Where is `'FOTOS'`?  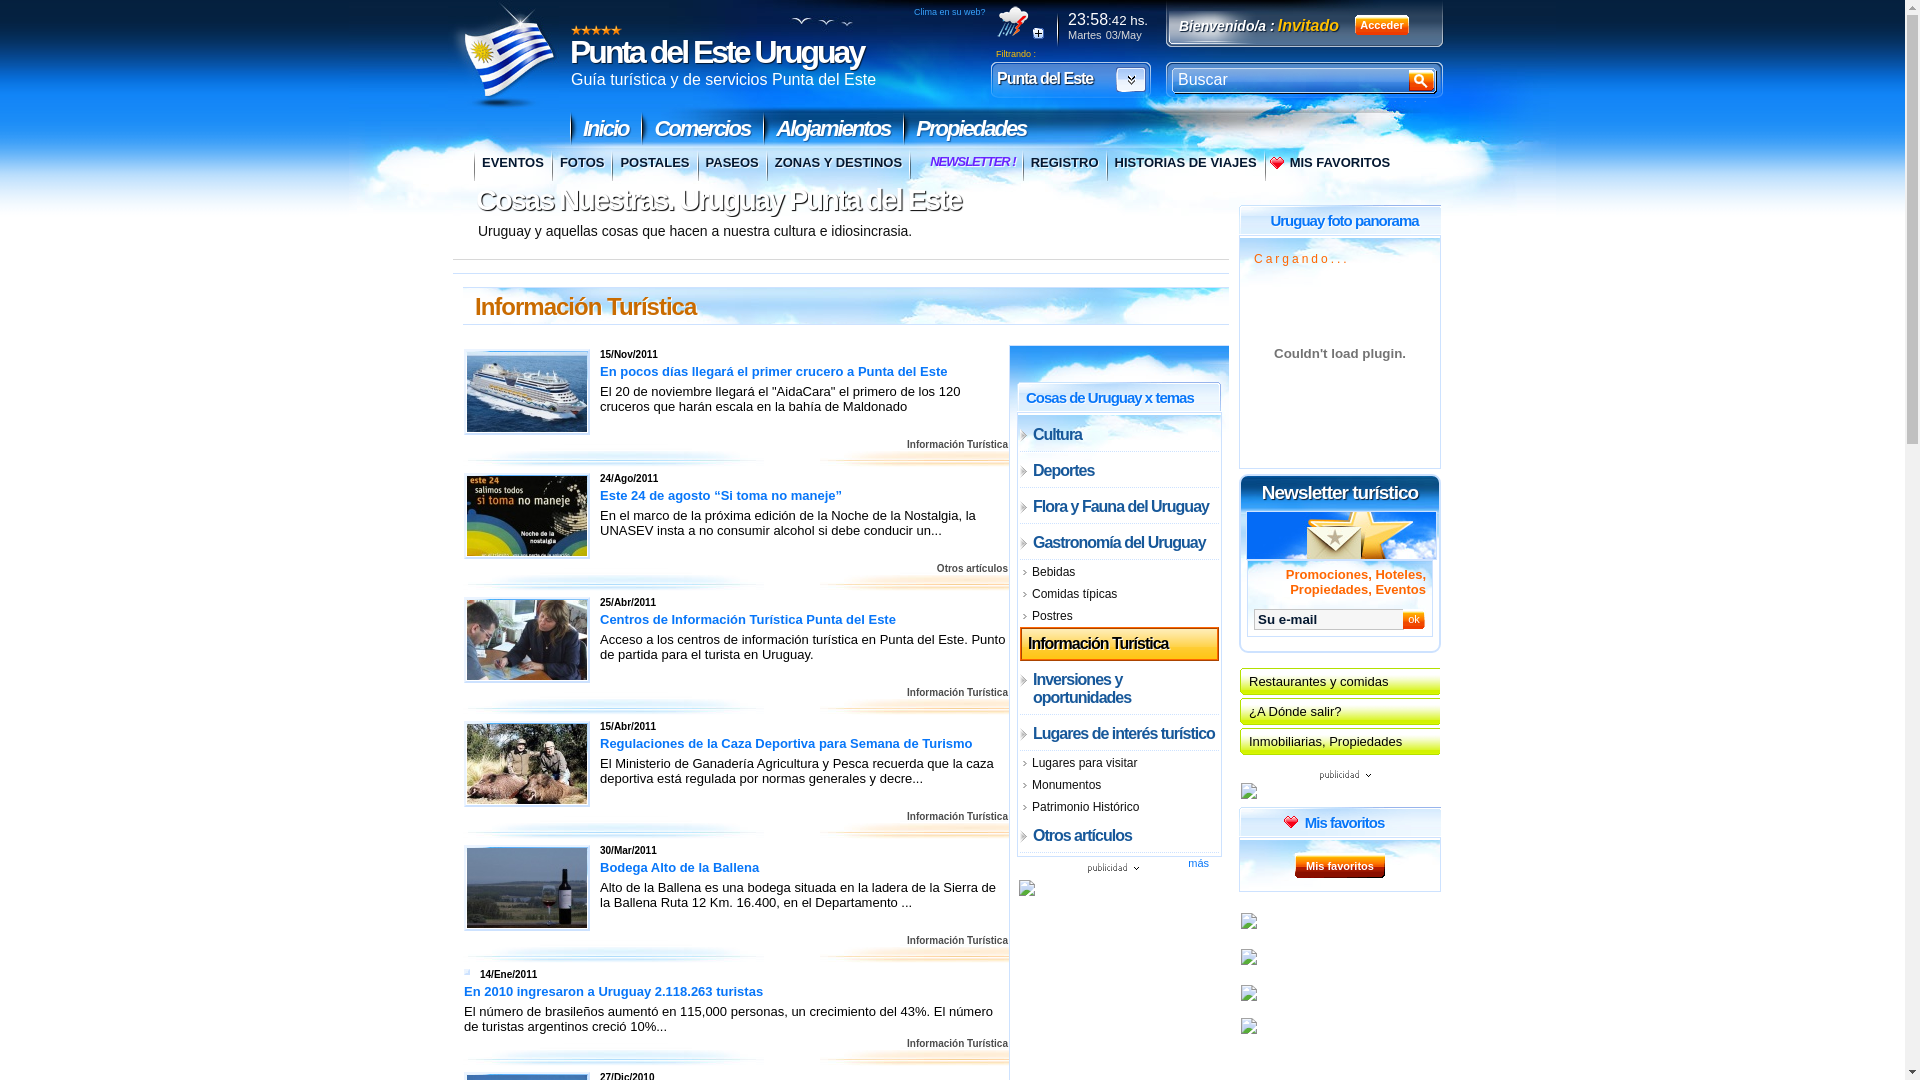
'FOTOS' is located at coordinates (552, 164).